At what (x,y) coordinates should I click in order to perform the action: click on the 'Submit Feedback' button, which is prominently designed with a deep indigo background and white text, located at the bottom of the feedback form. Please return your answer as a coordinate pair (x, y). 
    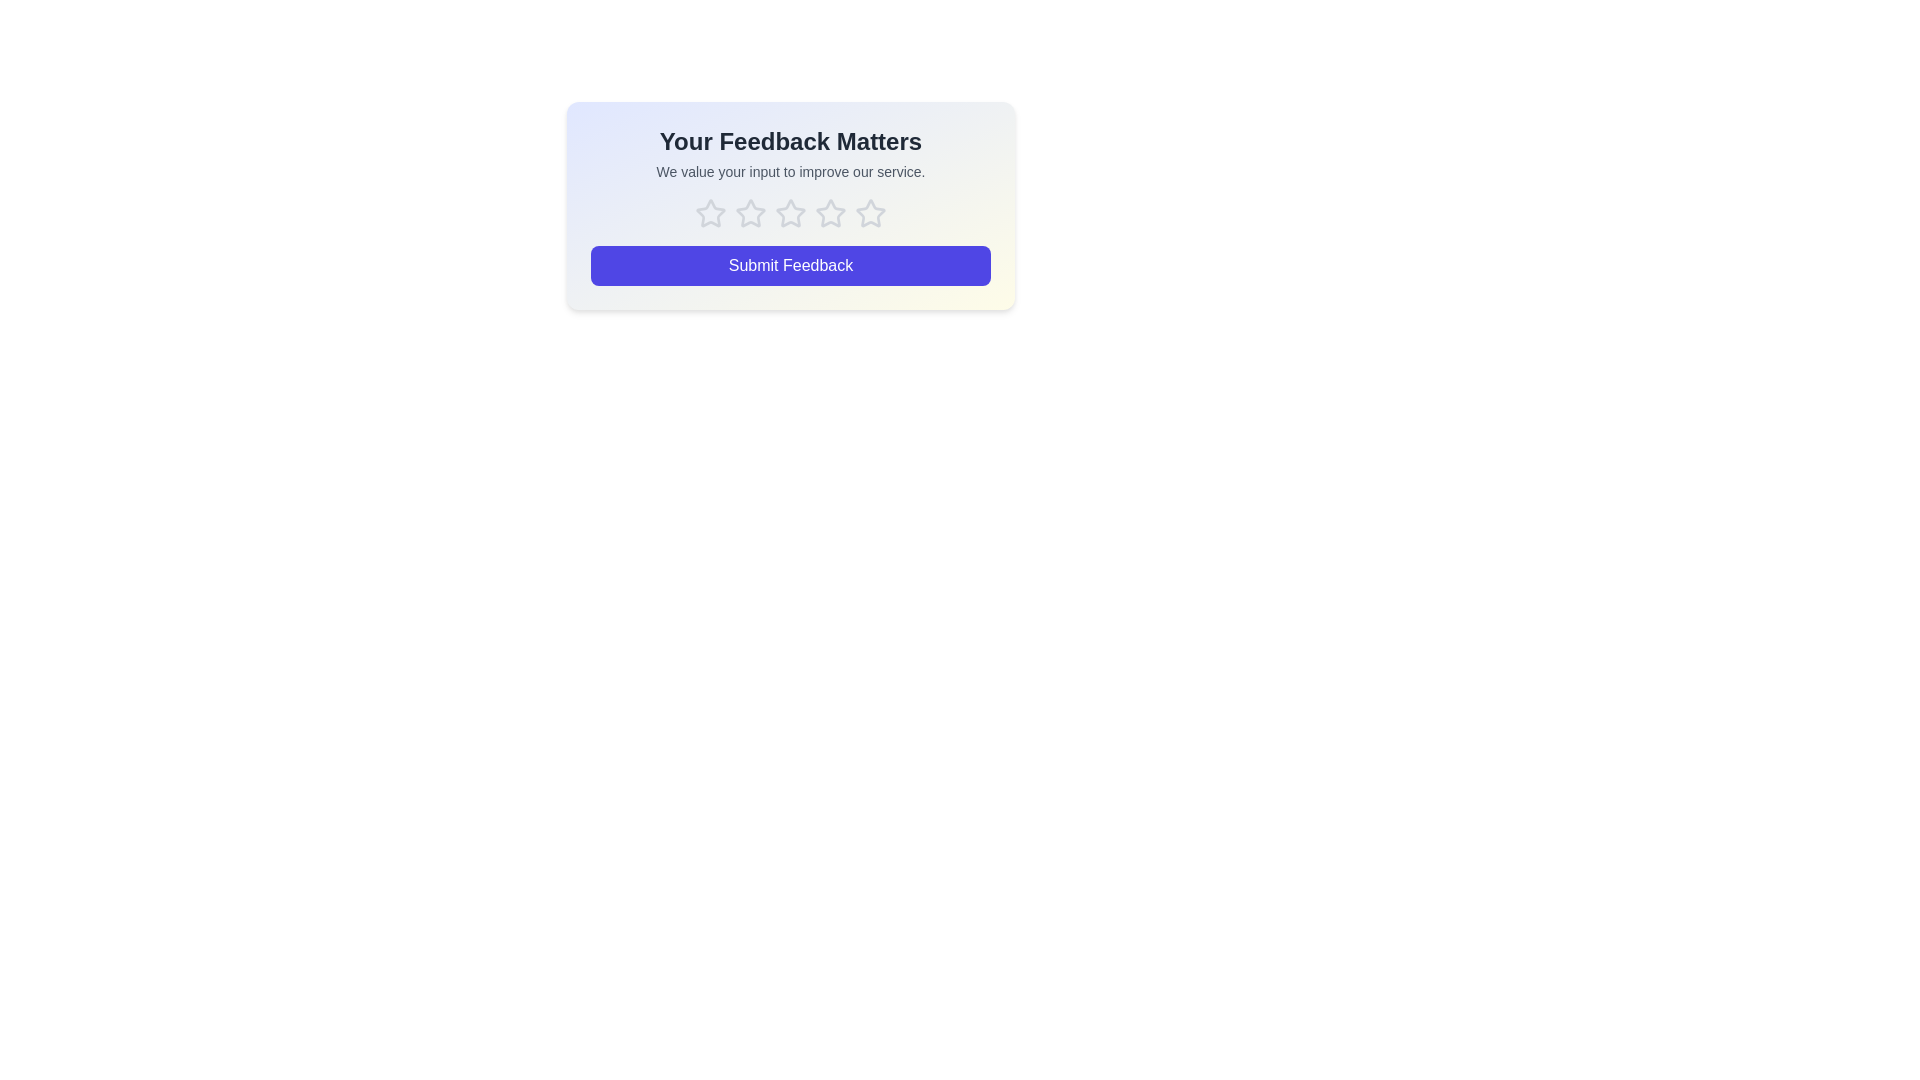
    Looking at the image, I should click on (790, 265).